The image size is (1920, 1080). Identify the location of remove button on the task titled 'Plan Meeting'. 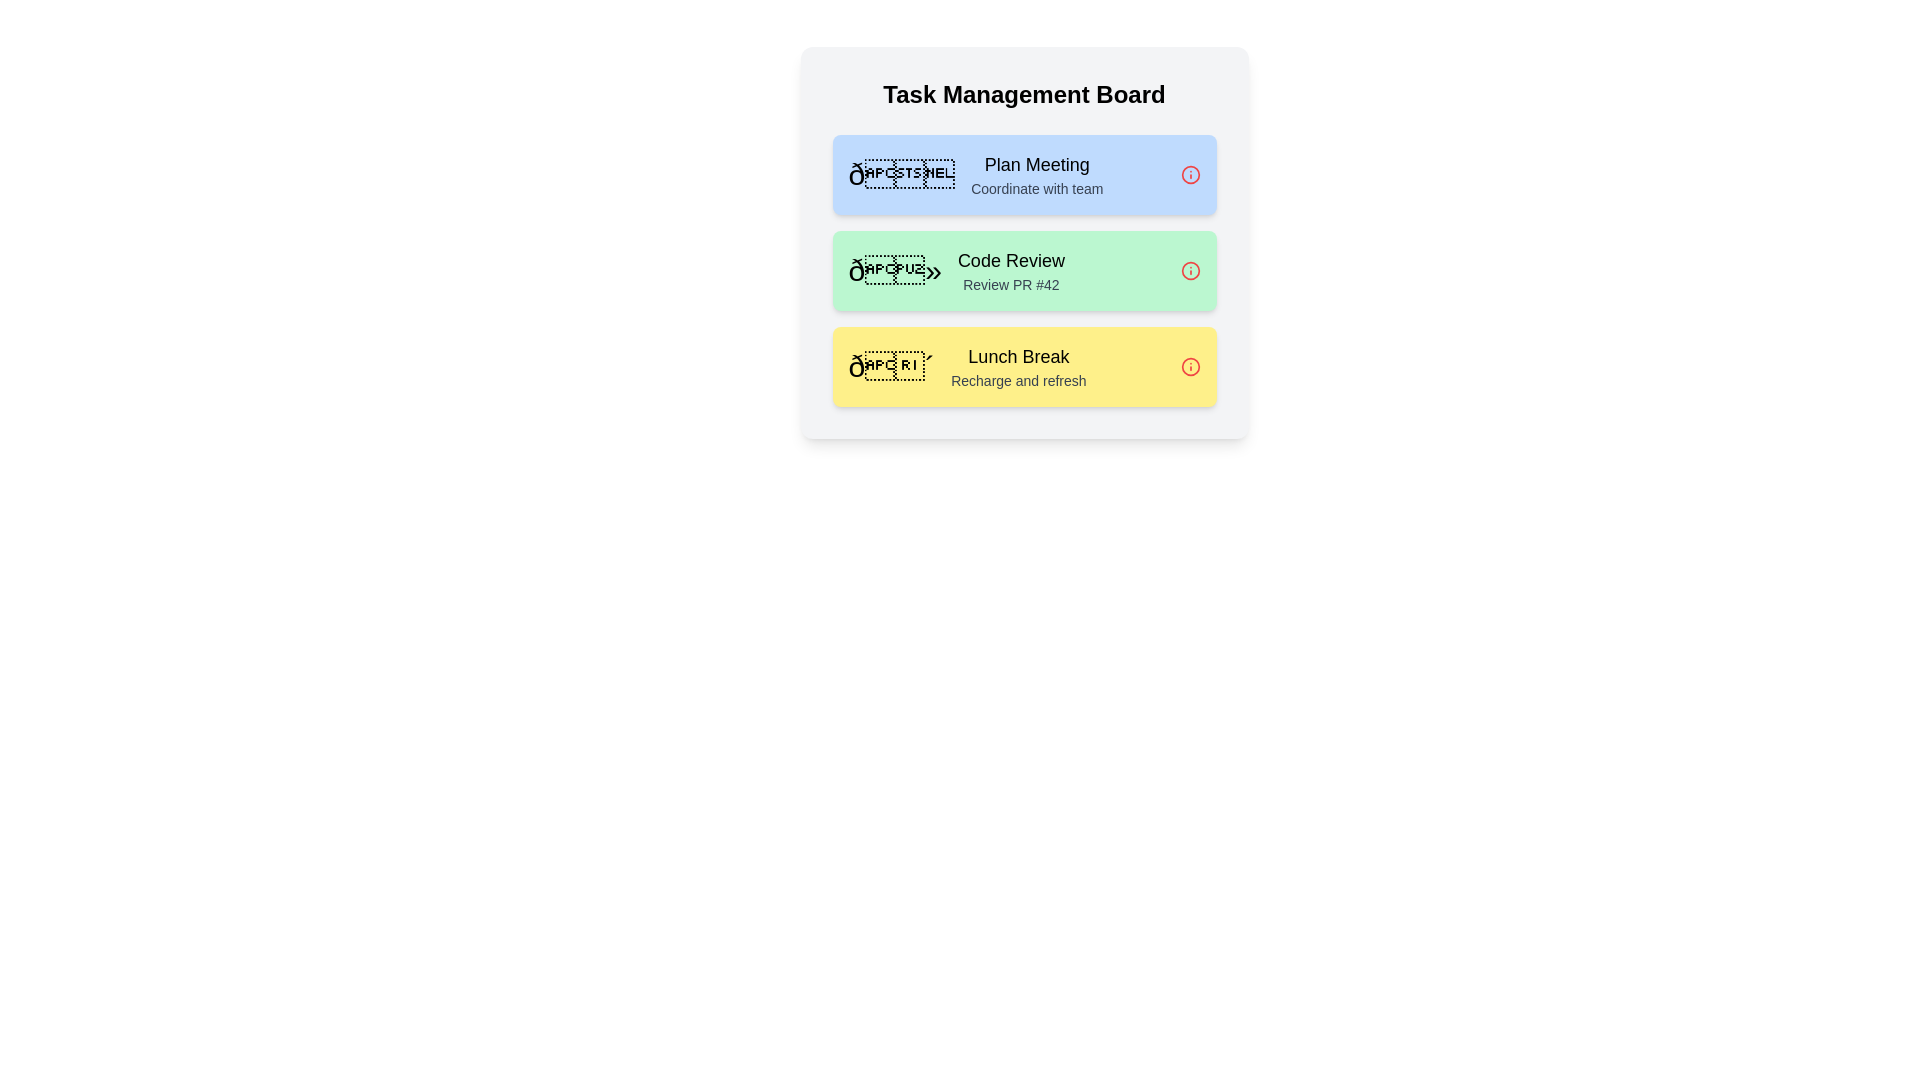
(1190, 173).